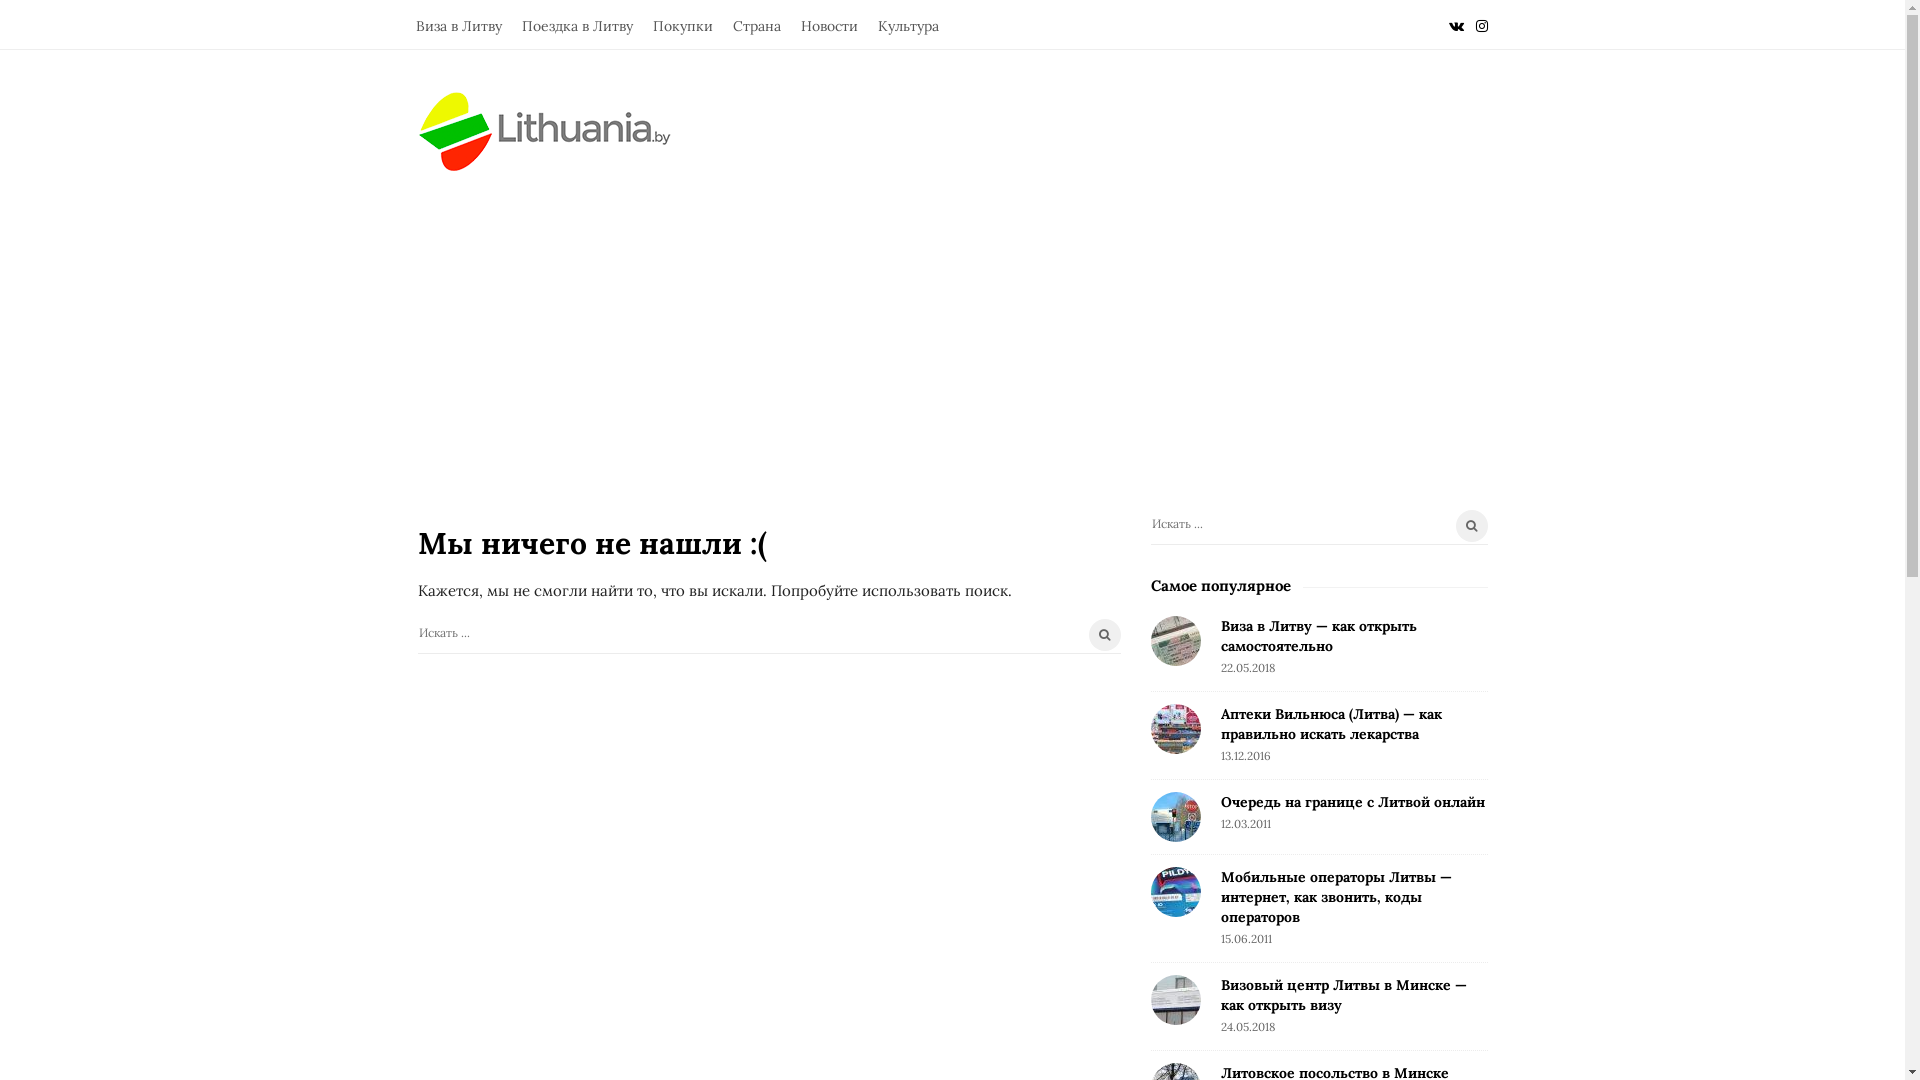 This screenshot has width=1920, height=1080. What do you see at coordinates (1482, 24) in the screenshot?
I see `'Instagram'` at bounding box center [1482, 24].